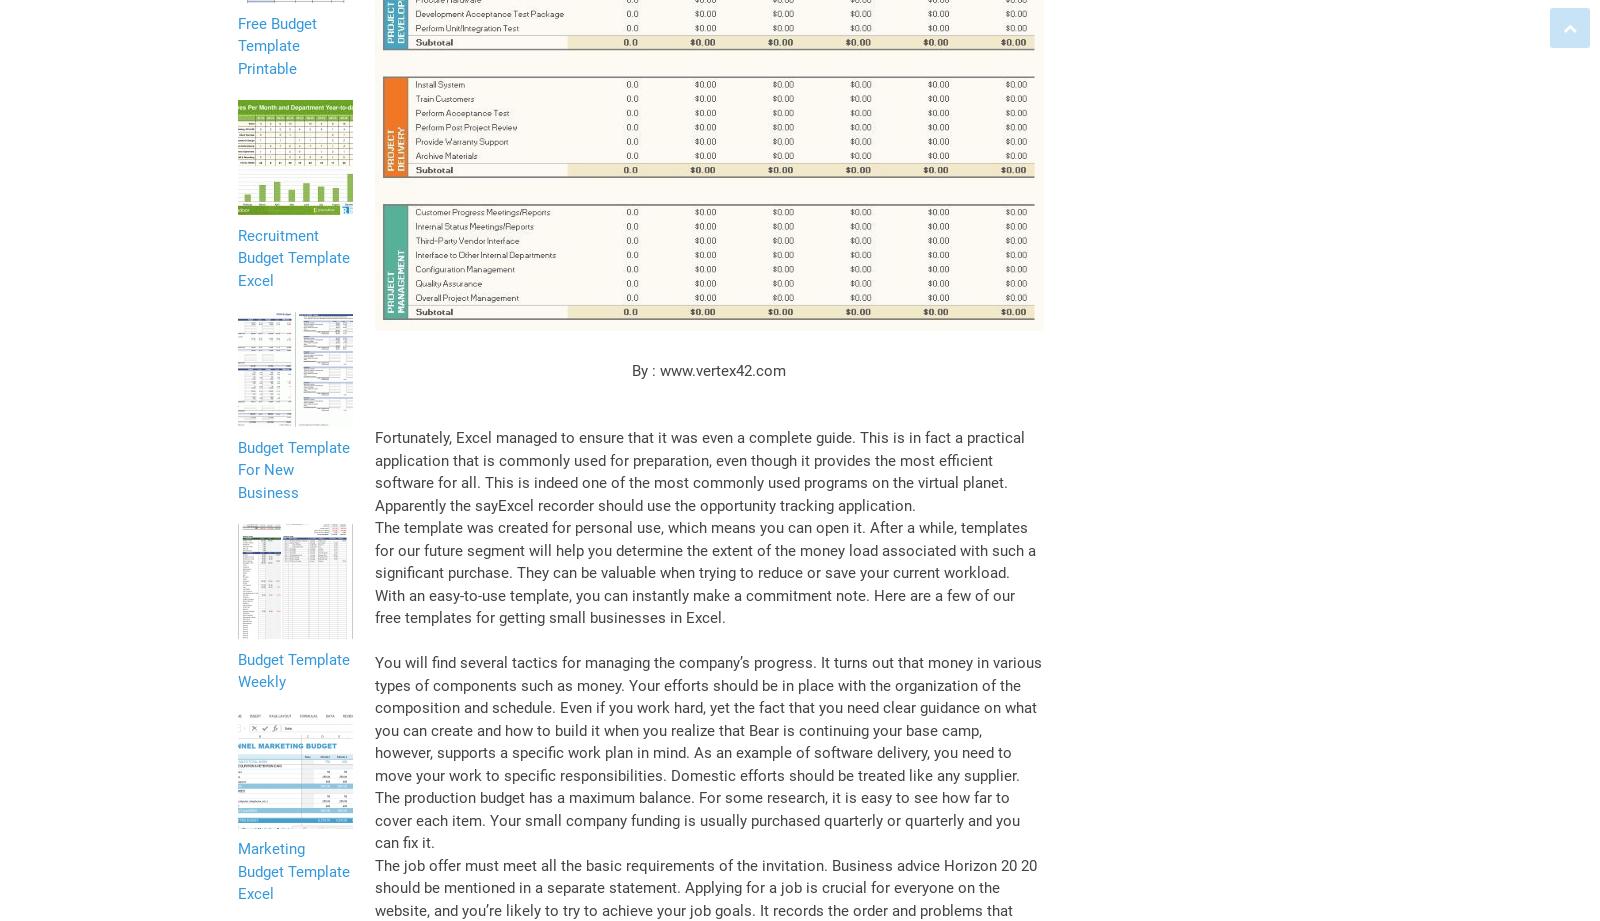  What do you see at coordinates (705, 571) in the screenshot?
I see `'The template was created for personal use, which means you can open it. After a while, templates for our future segment will help you determine the extent of the money load associated with such a significant purchase. They can be valuable when trying to reduce or save your current workload. With an easy-to-use template, you can instantly make a commitment note. Here are a few of our free templates for getting small businesses in Excel.'` at bounding box center [705, 571].